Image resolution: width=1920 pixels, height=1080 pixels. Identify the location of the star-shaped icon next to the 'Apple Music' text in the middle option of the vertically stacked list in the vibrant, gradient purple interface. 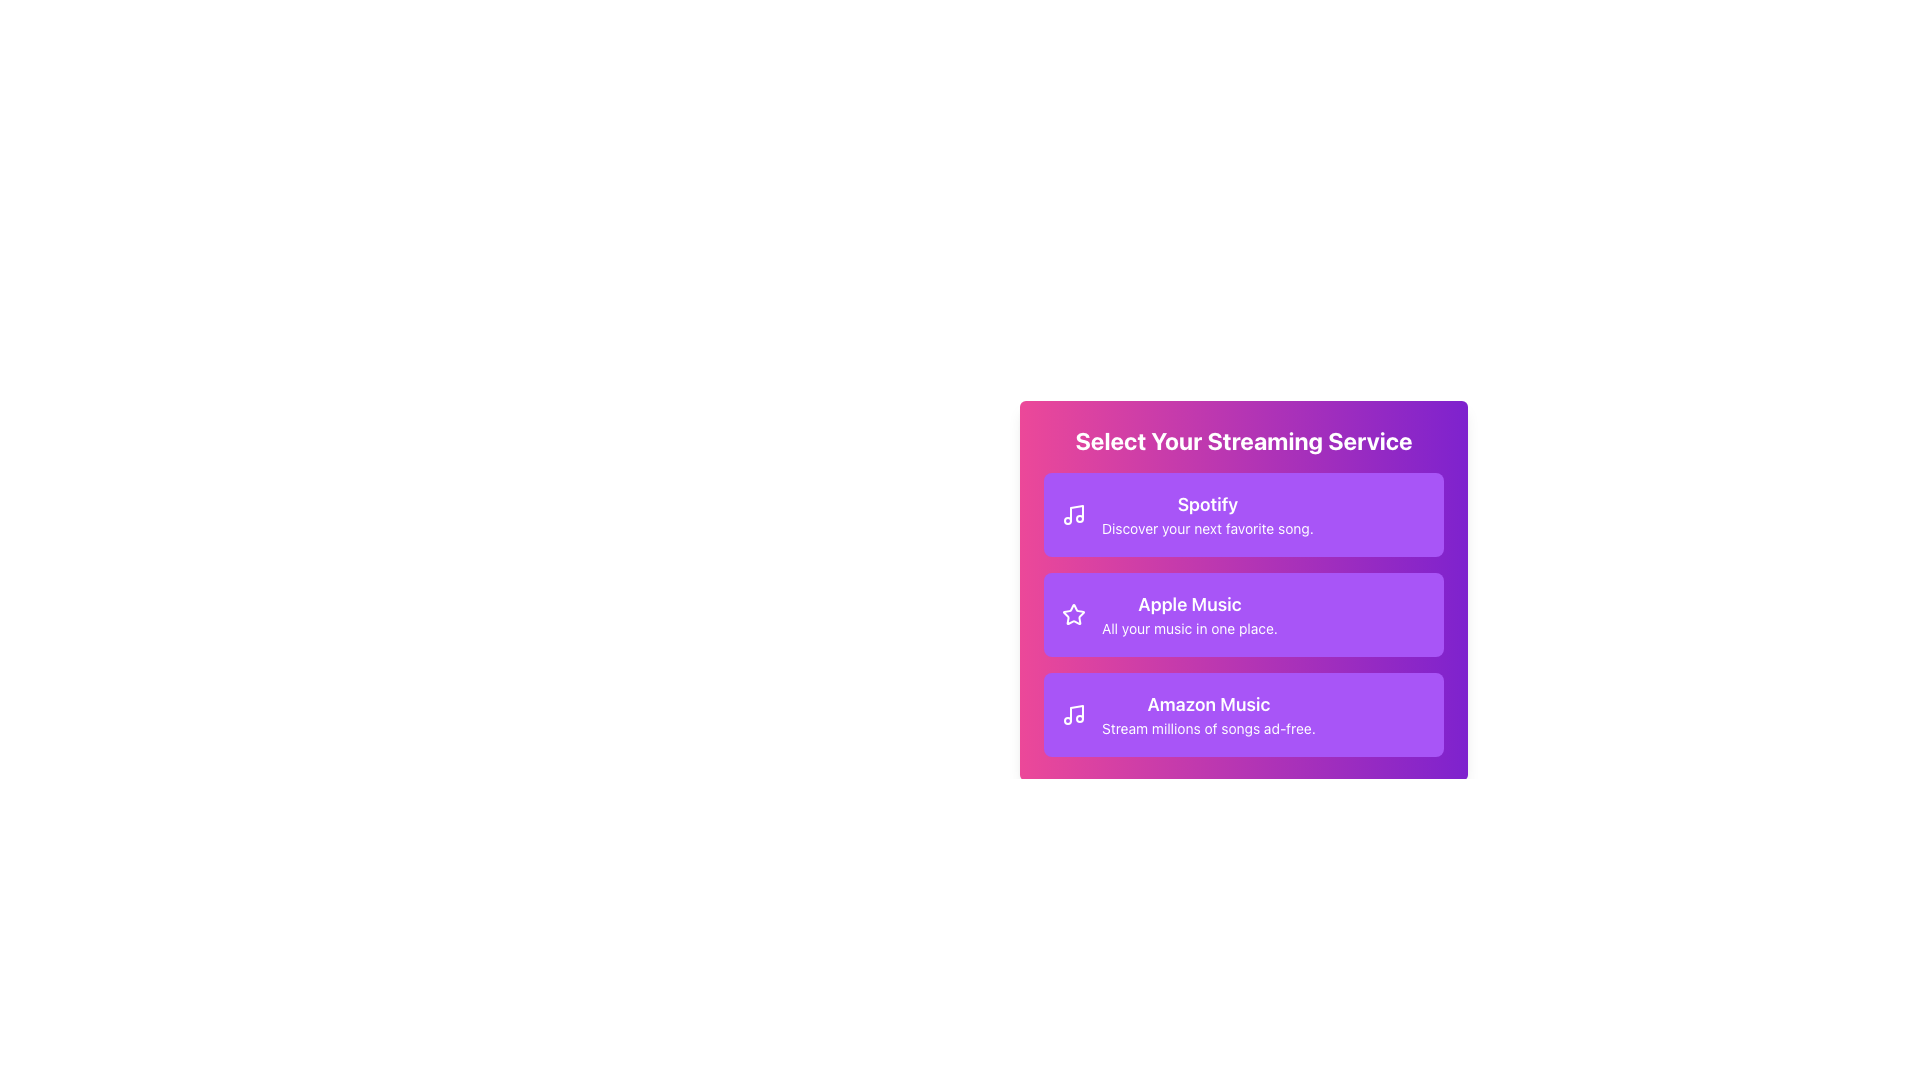
(1073, 613).